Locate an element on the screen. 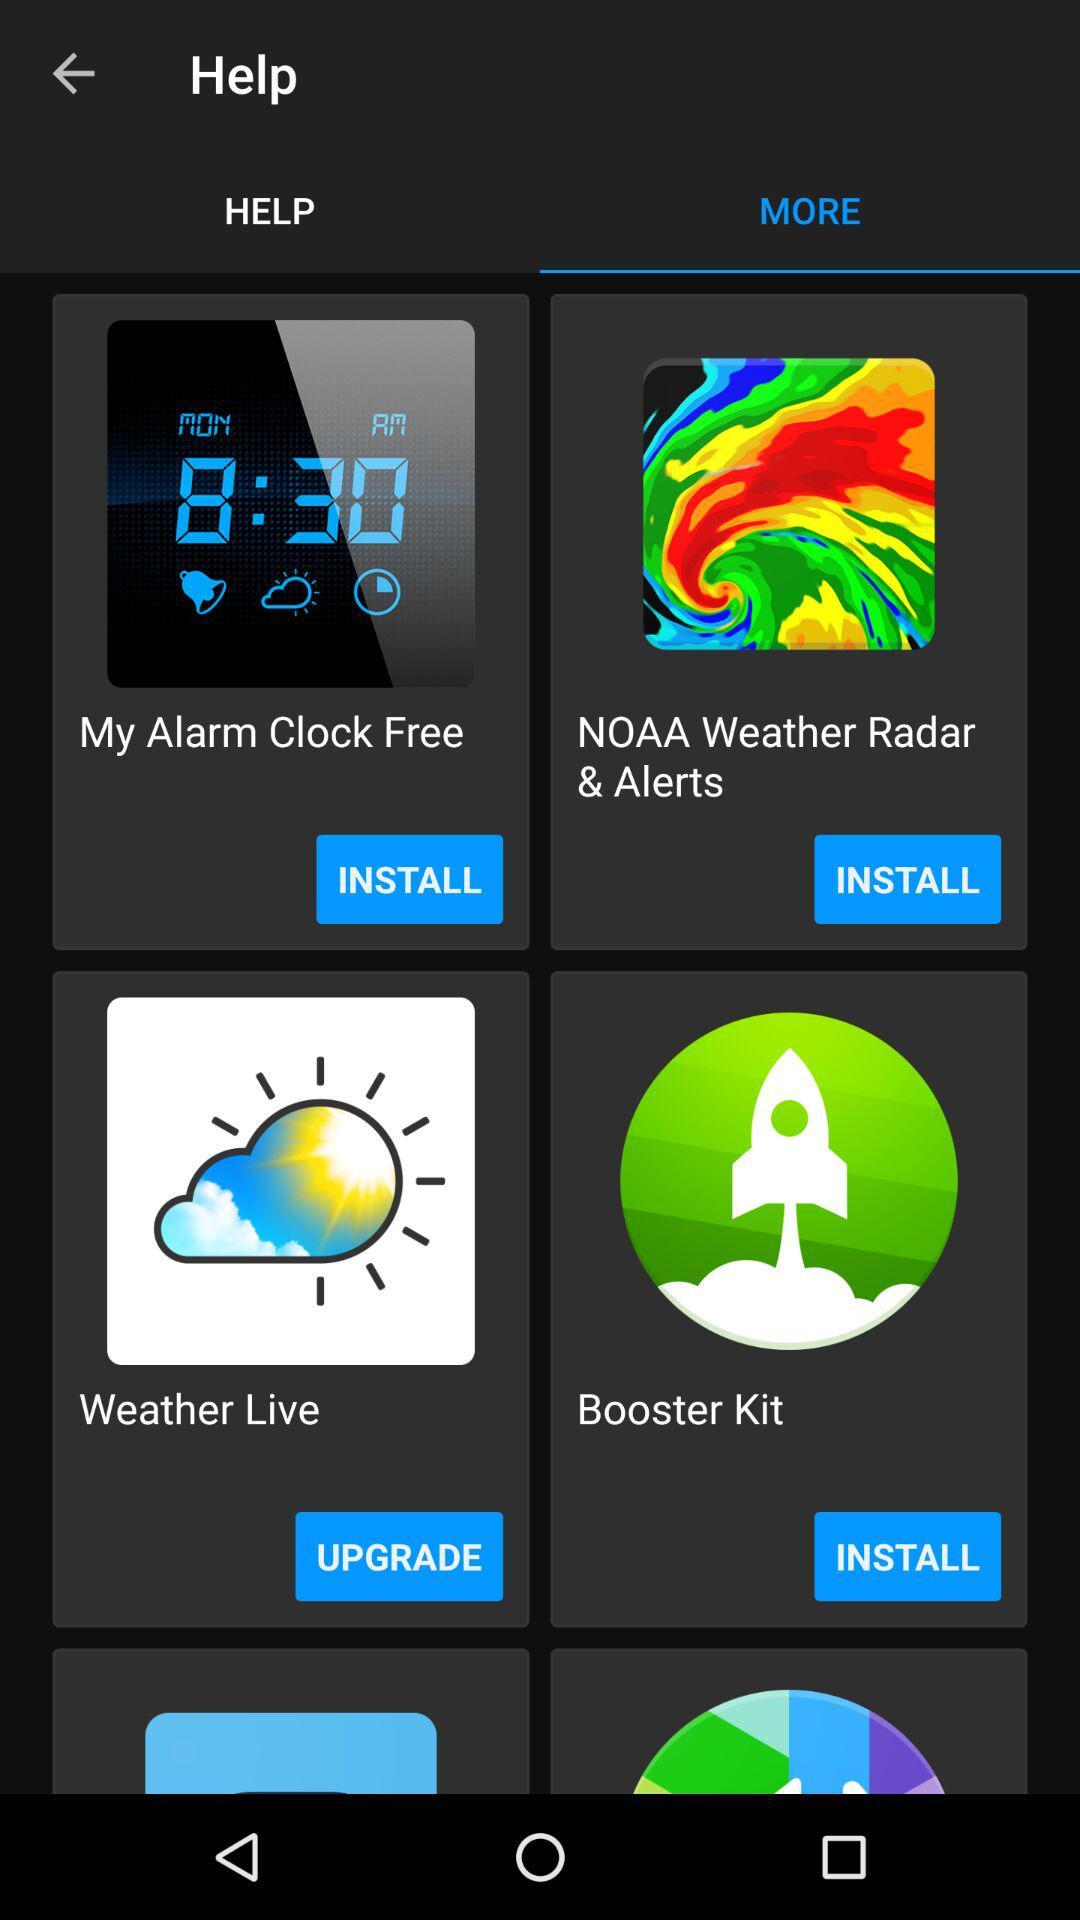 This screenshot has width=1080, height=1920. icon to the left of the install item is located at coordinates (399, 1555).